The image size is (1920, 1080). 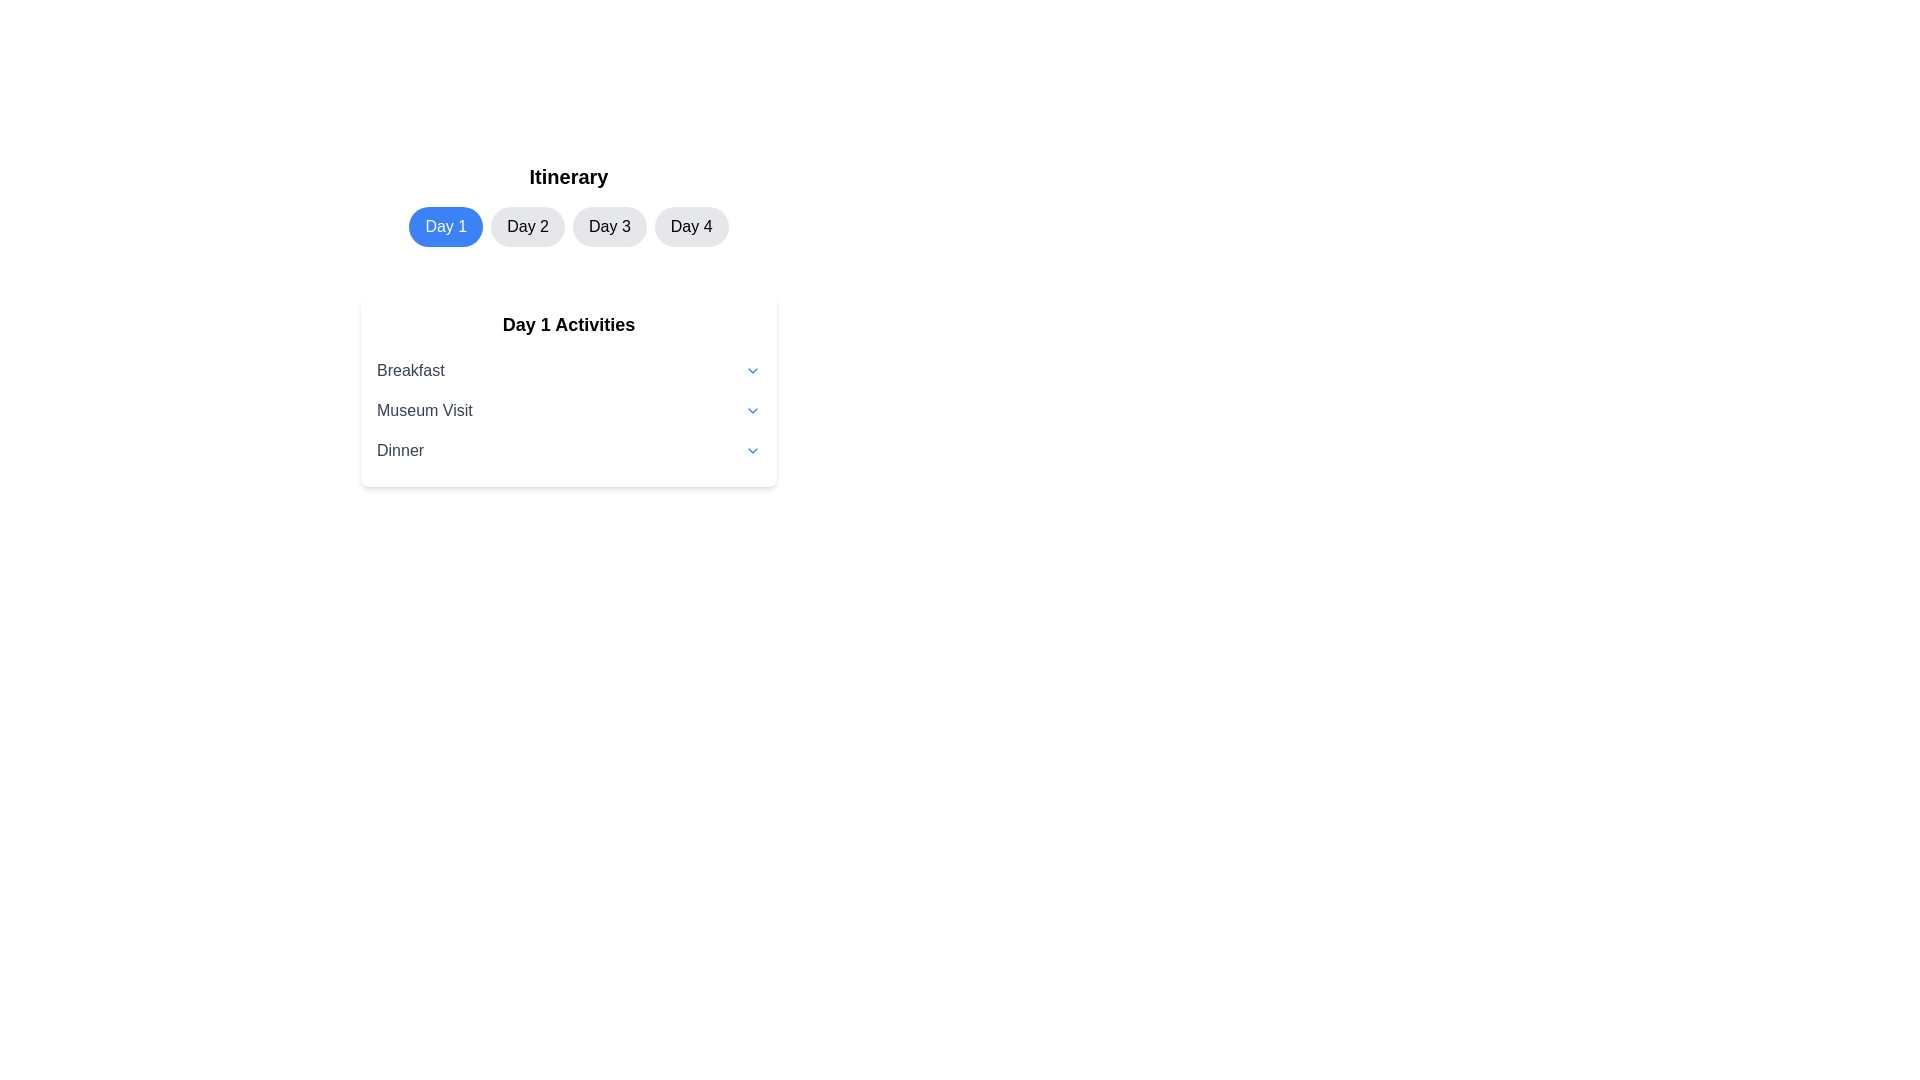 What do you see at coordinates (423, 410) in the screenshot?
I see `the static text label displaying 'Museum Visit', which is the second item in the 'Day 1 Activities' list, positioned between 'Breakfast' and 'Dinner'` at bounding box center [423, 410].